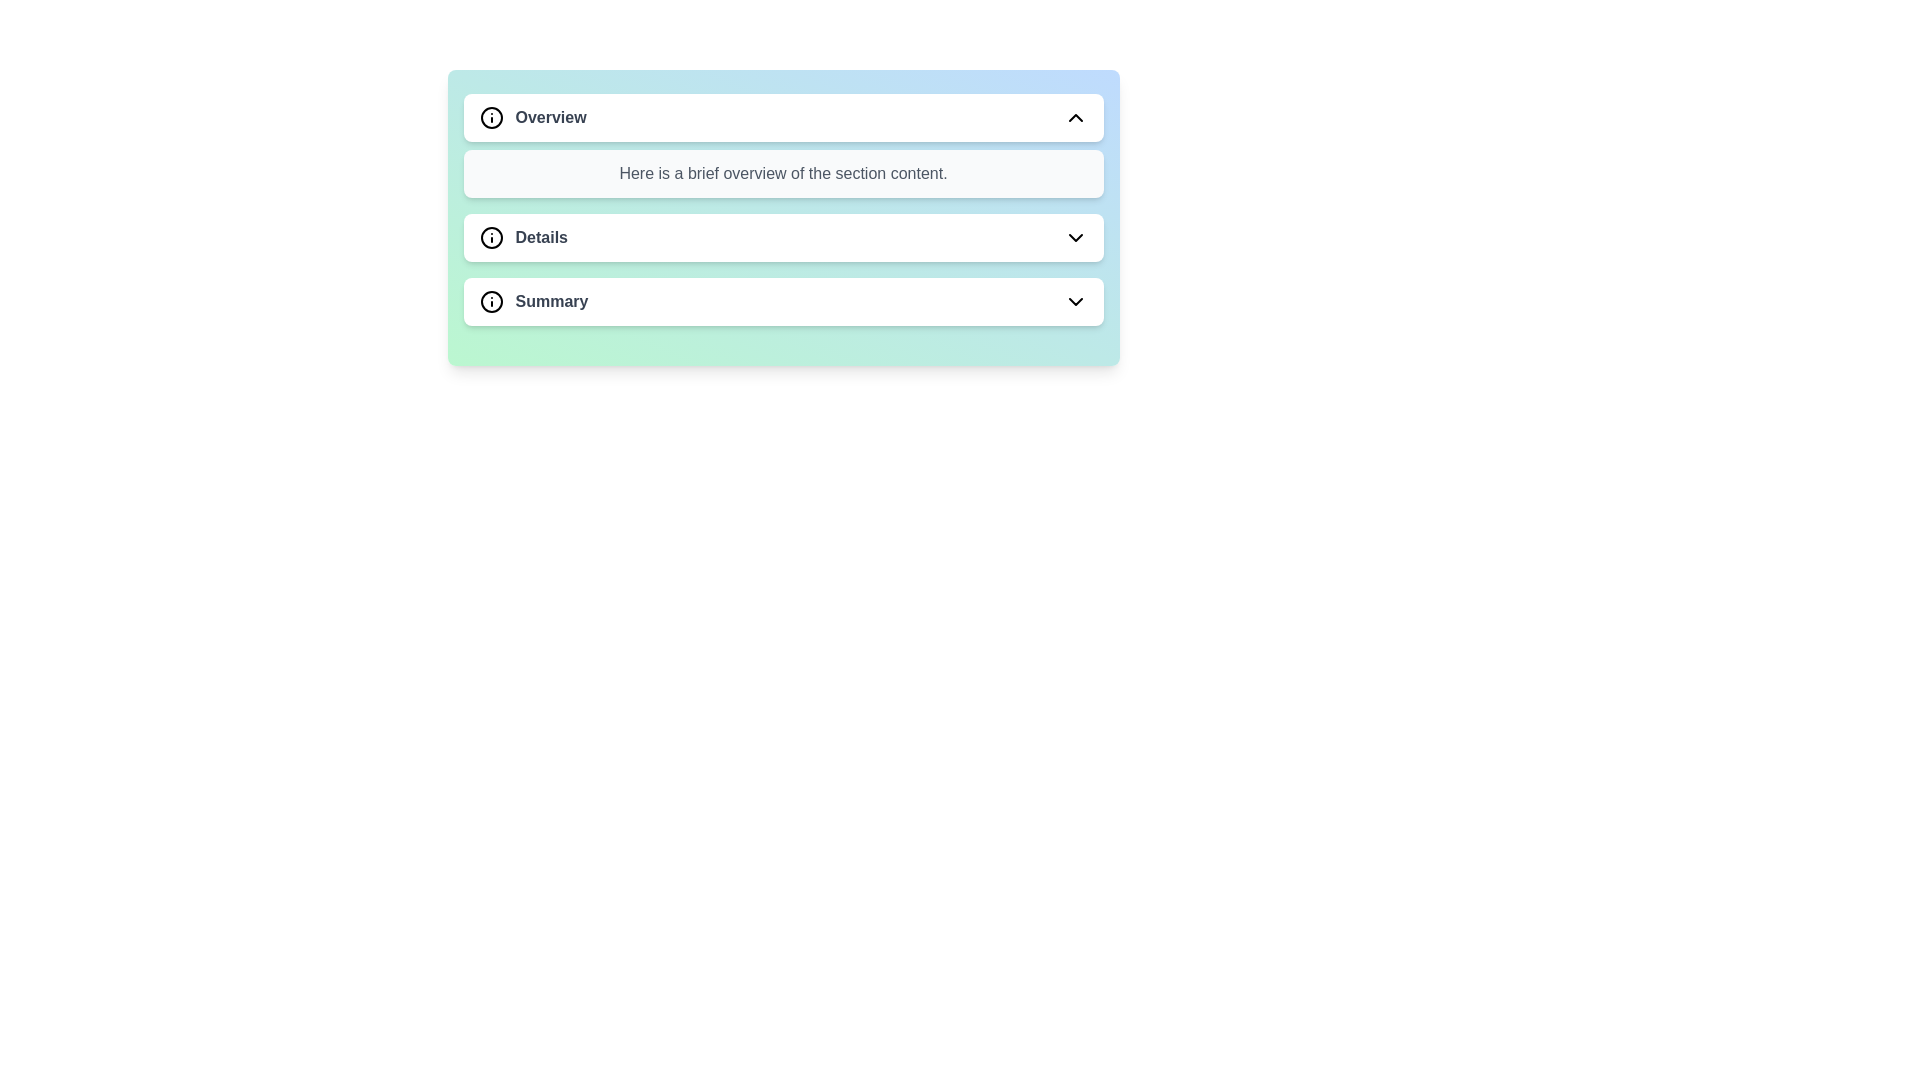 Image resolution: width=1920 pixels, height=1080 pixels. I want to click on the SVG Circle element located in the 'Details' section of the vertical list, which has a stroke outline and matches the surrounding graphics, so click(491, 237).